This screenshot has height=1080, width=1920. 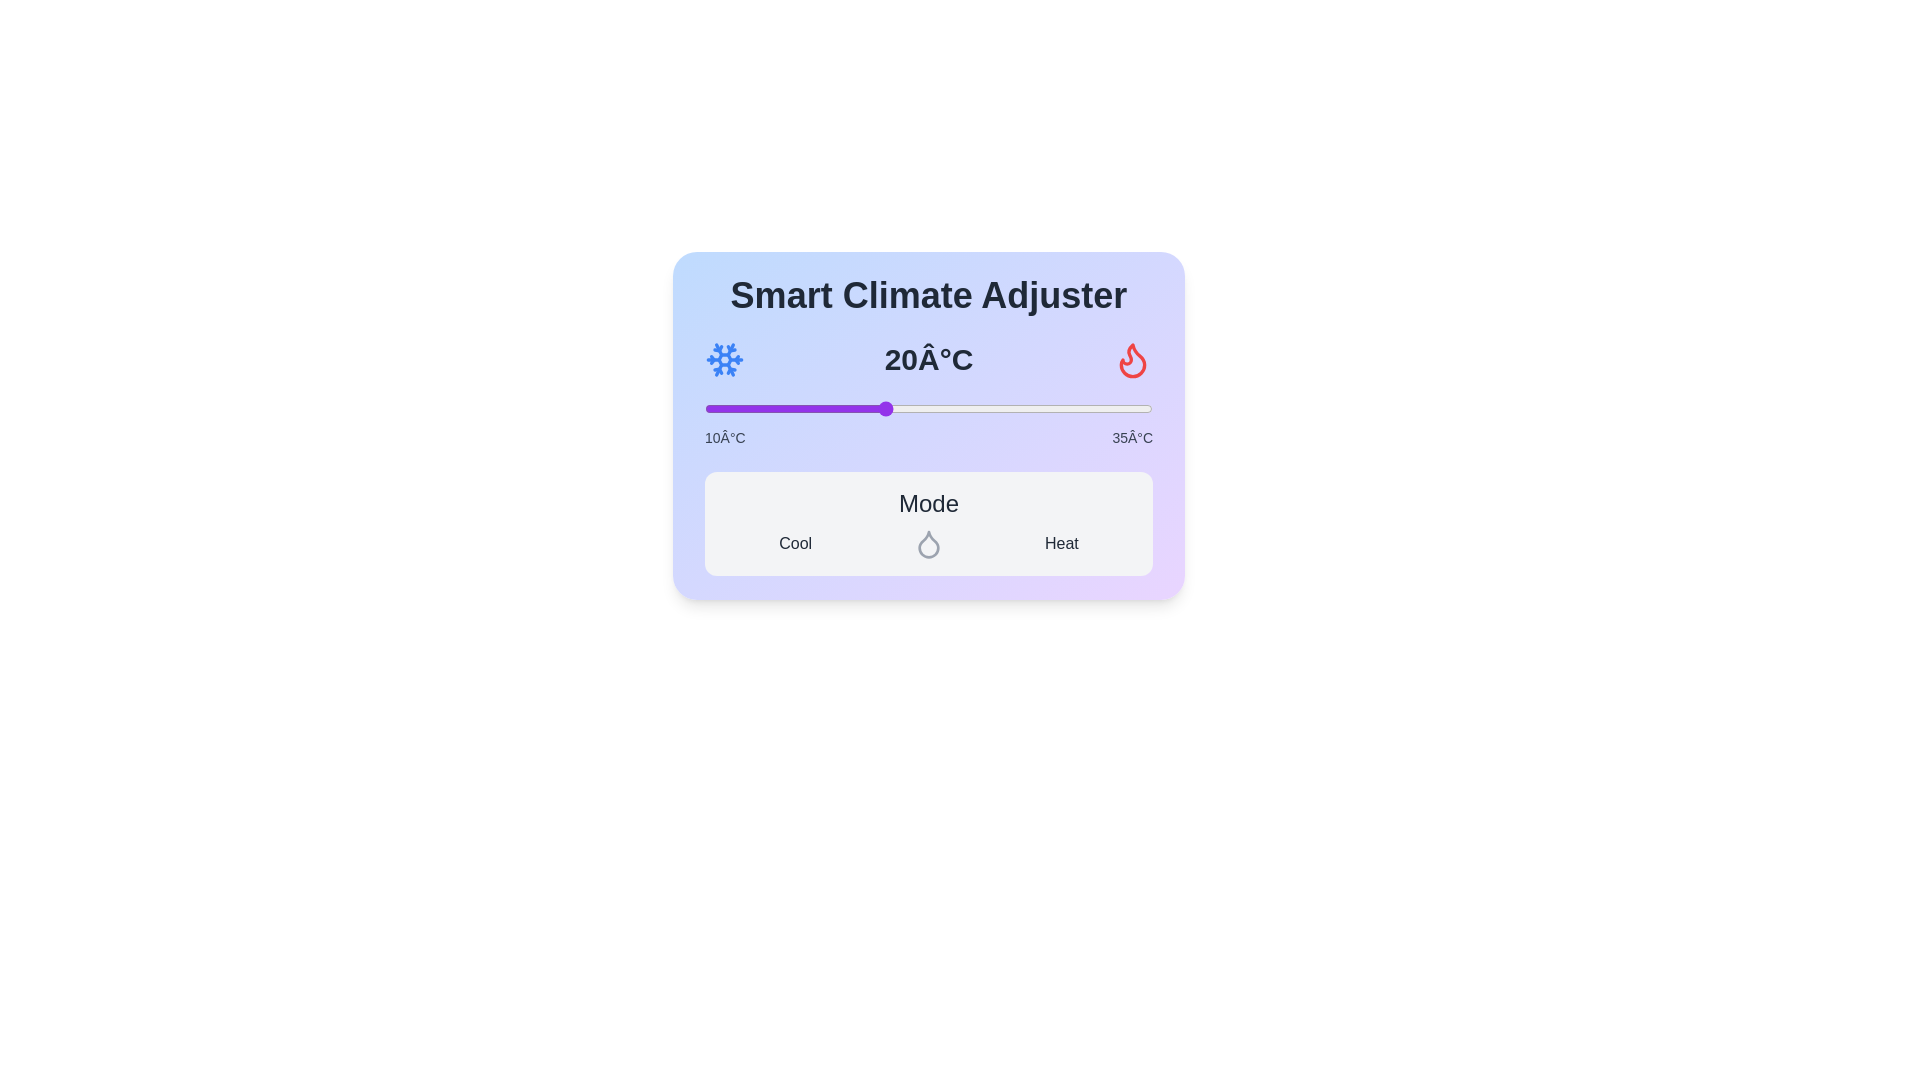 What do you see at coordinates (1060, 543) in the screenshot?
I see `'Heat' button to select the heating mode` at bounding box center [1060, 543].